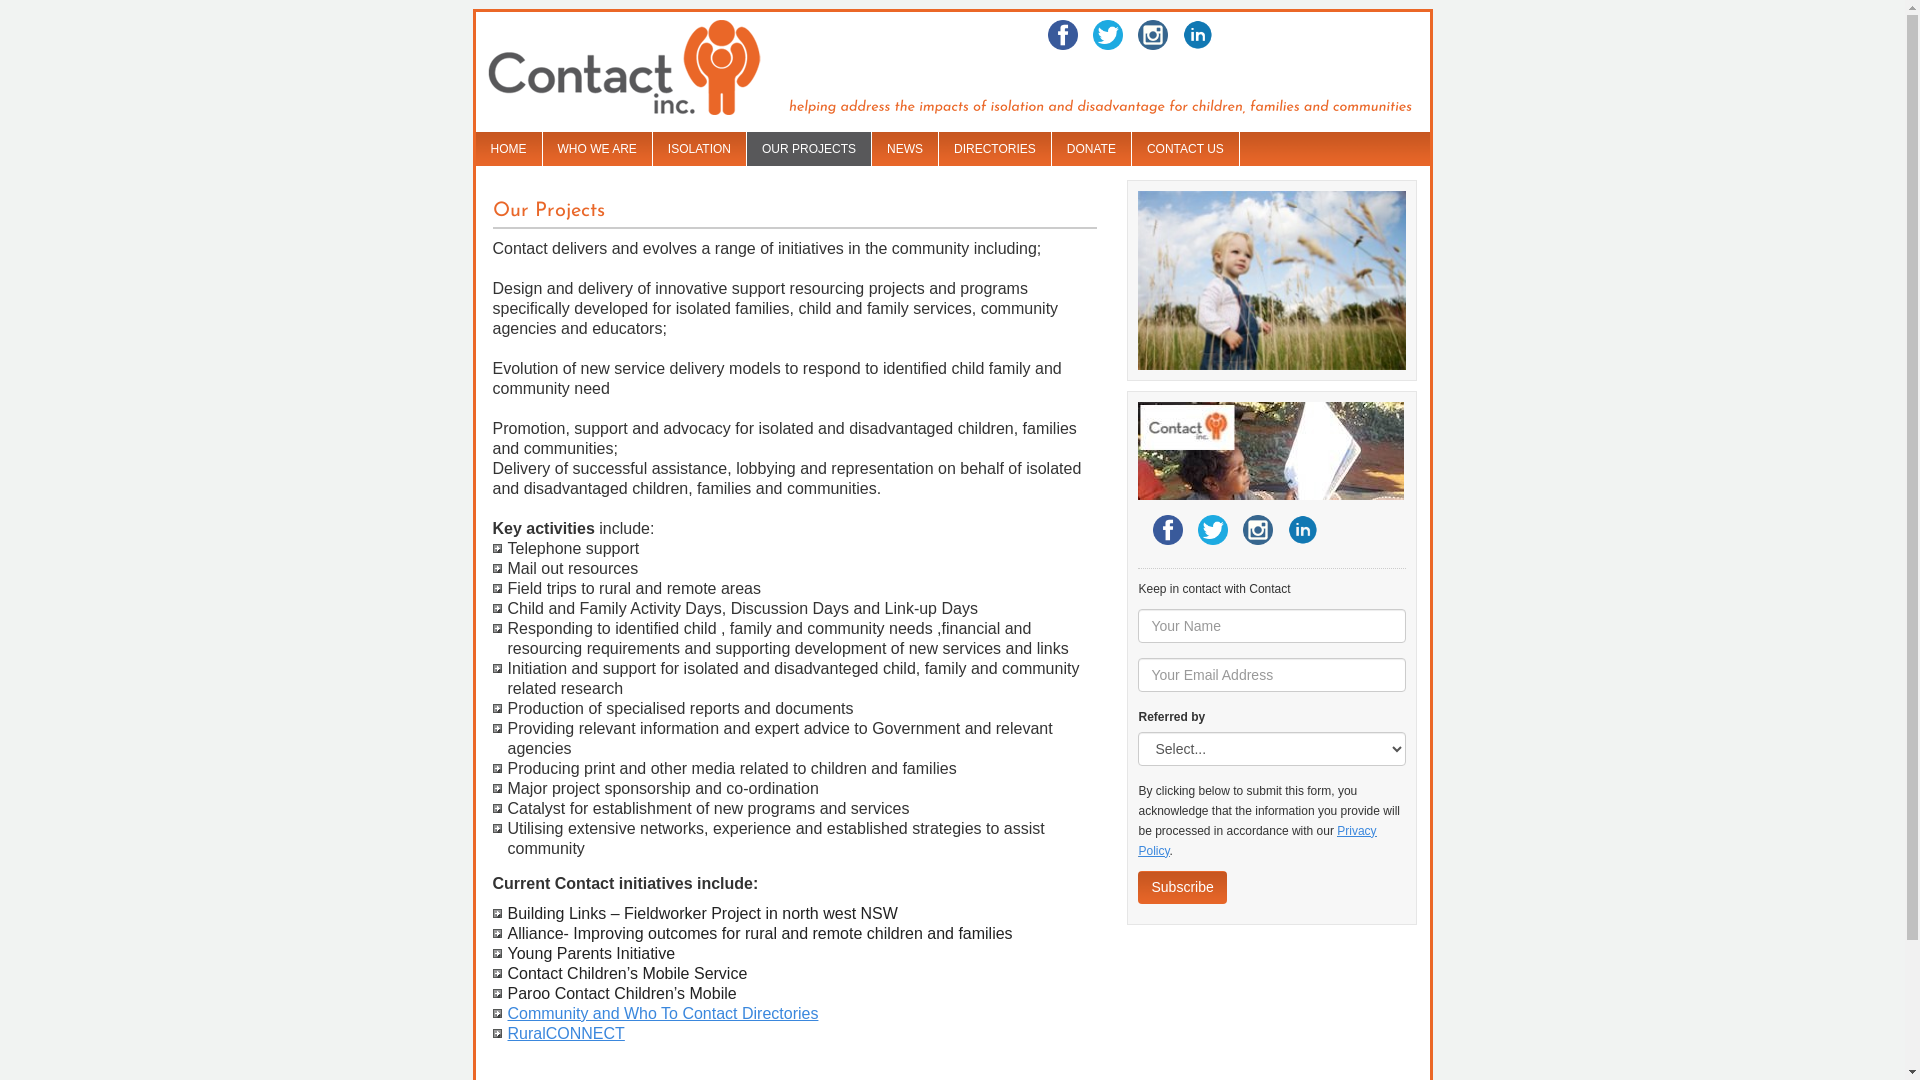  What do you see at coordinates (1212, 528) in the screenshot?
I see `'Twitter'` at bounding box center [1212, 528].